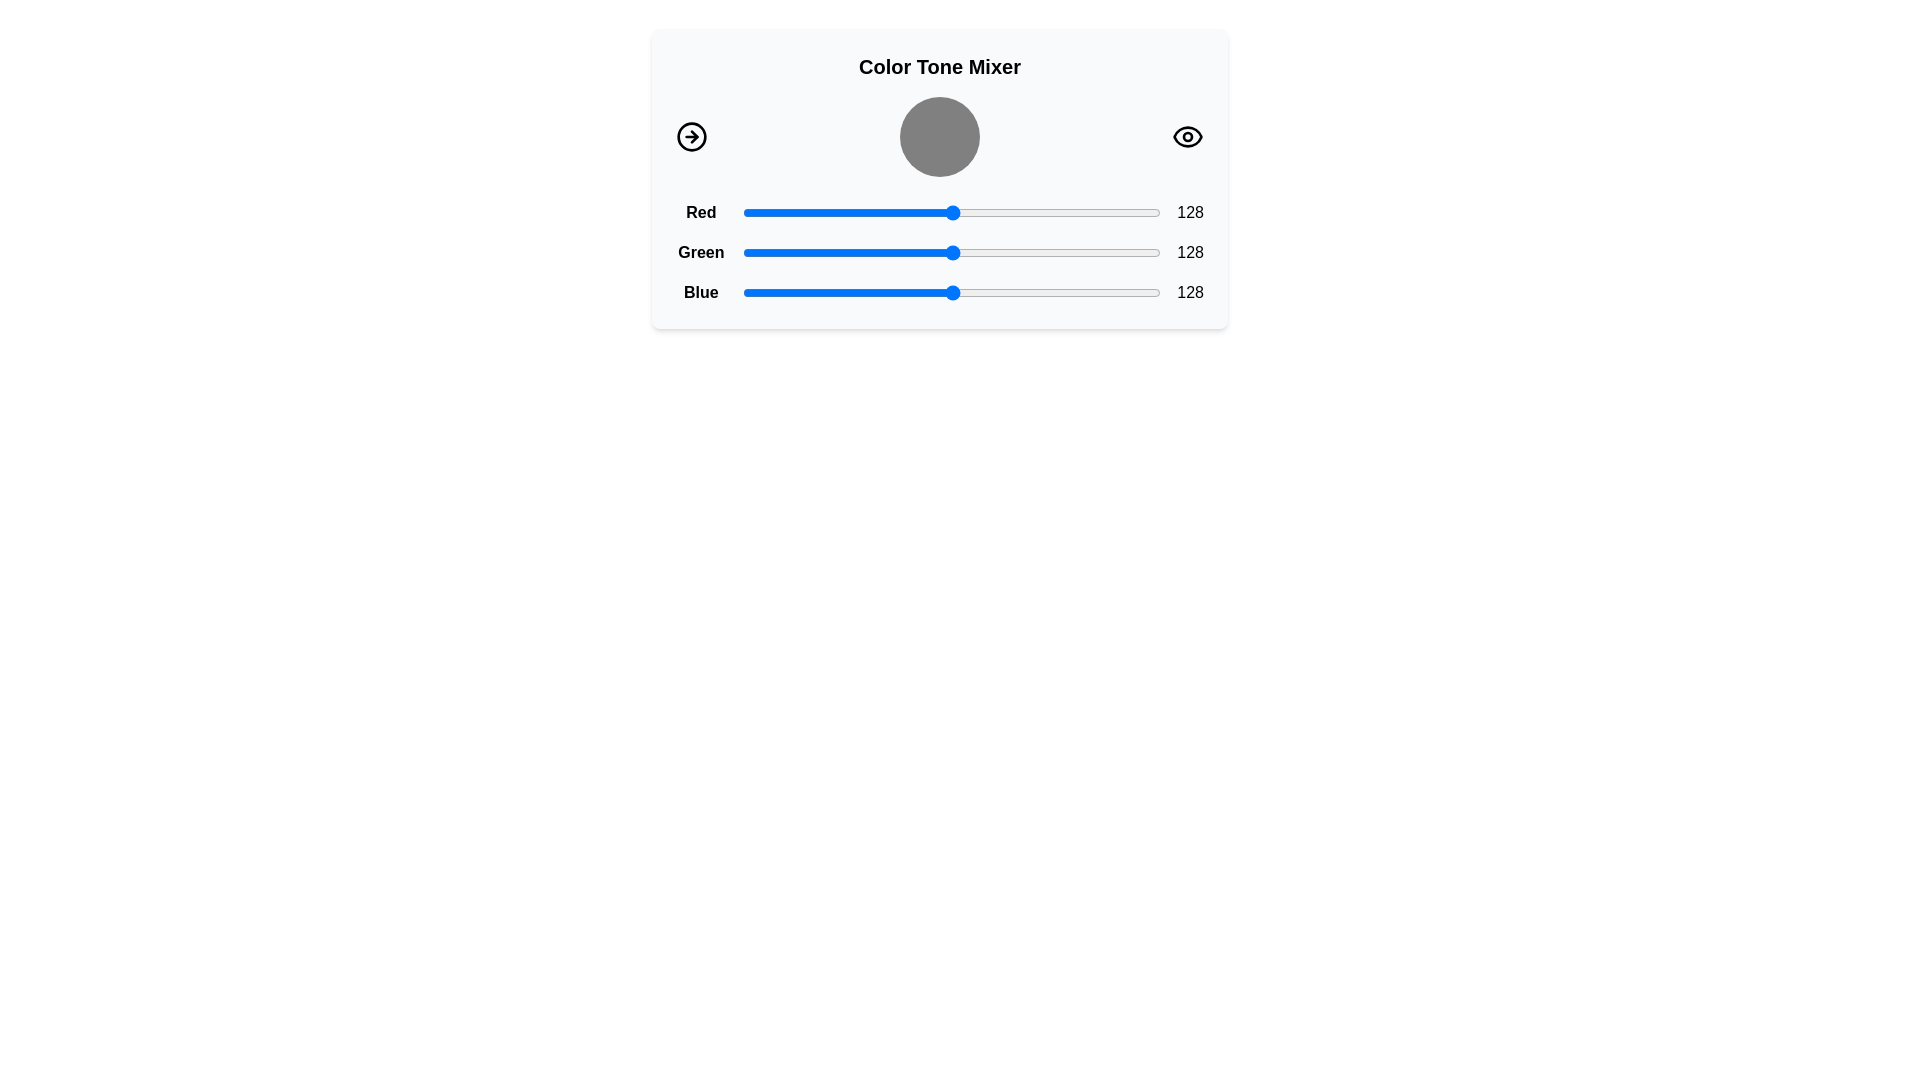 This screenshot has height=1080, width=1920. Describe the element at coordinates (992, 252) in the screenshot. I see `the green color intensity` at that location.